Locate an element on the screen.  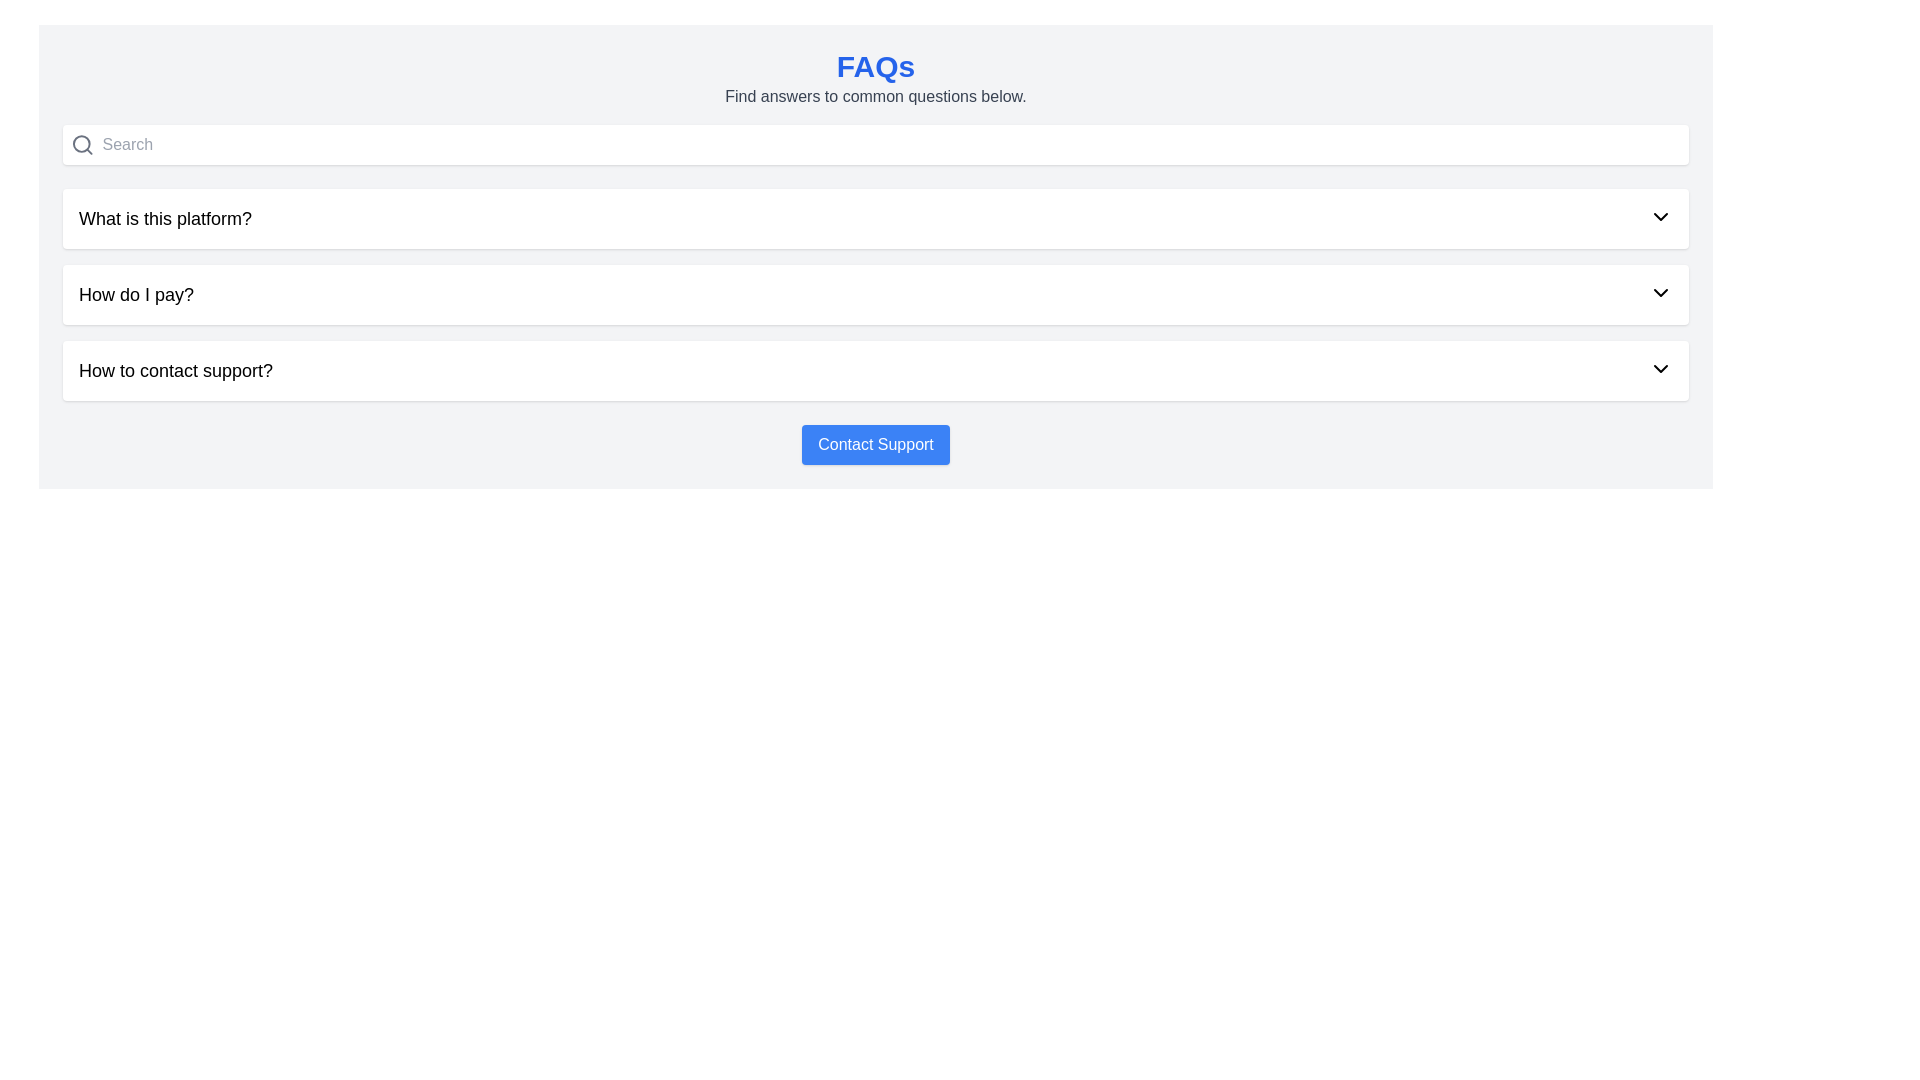
the second collapsible FAQ item related to 'How do I pay?' is located at coordinates (875, 294).